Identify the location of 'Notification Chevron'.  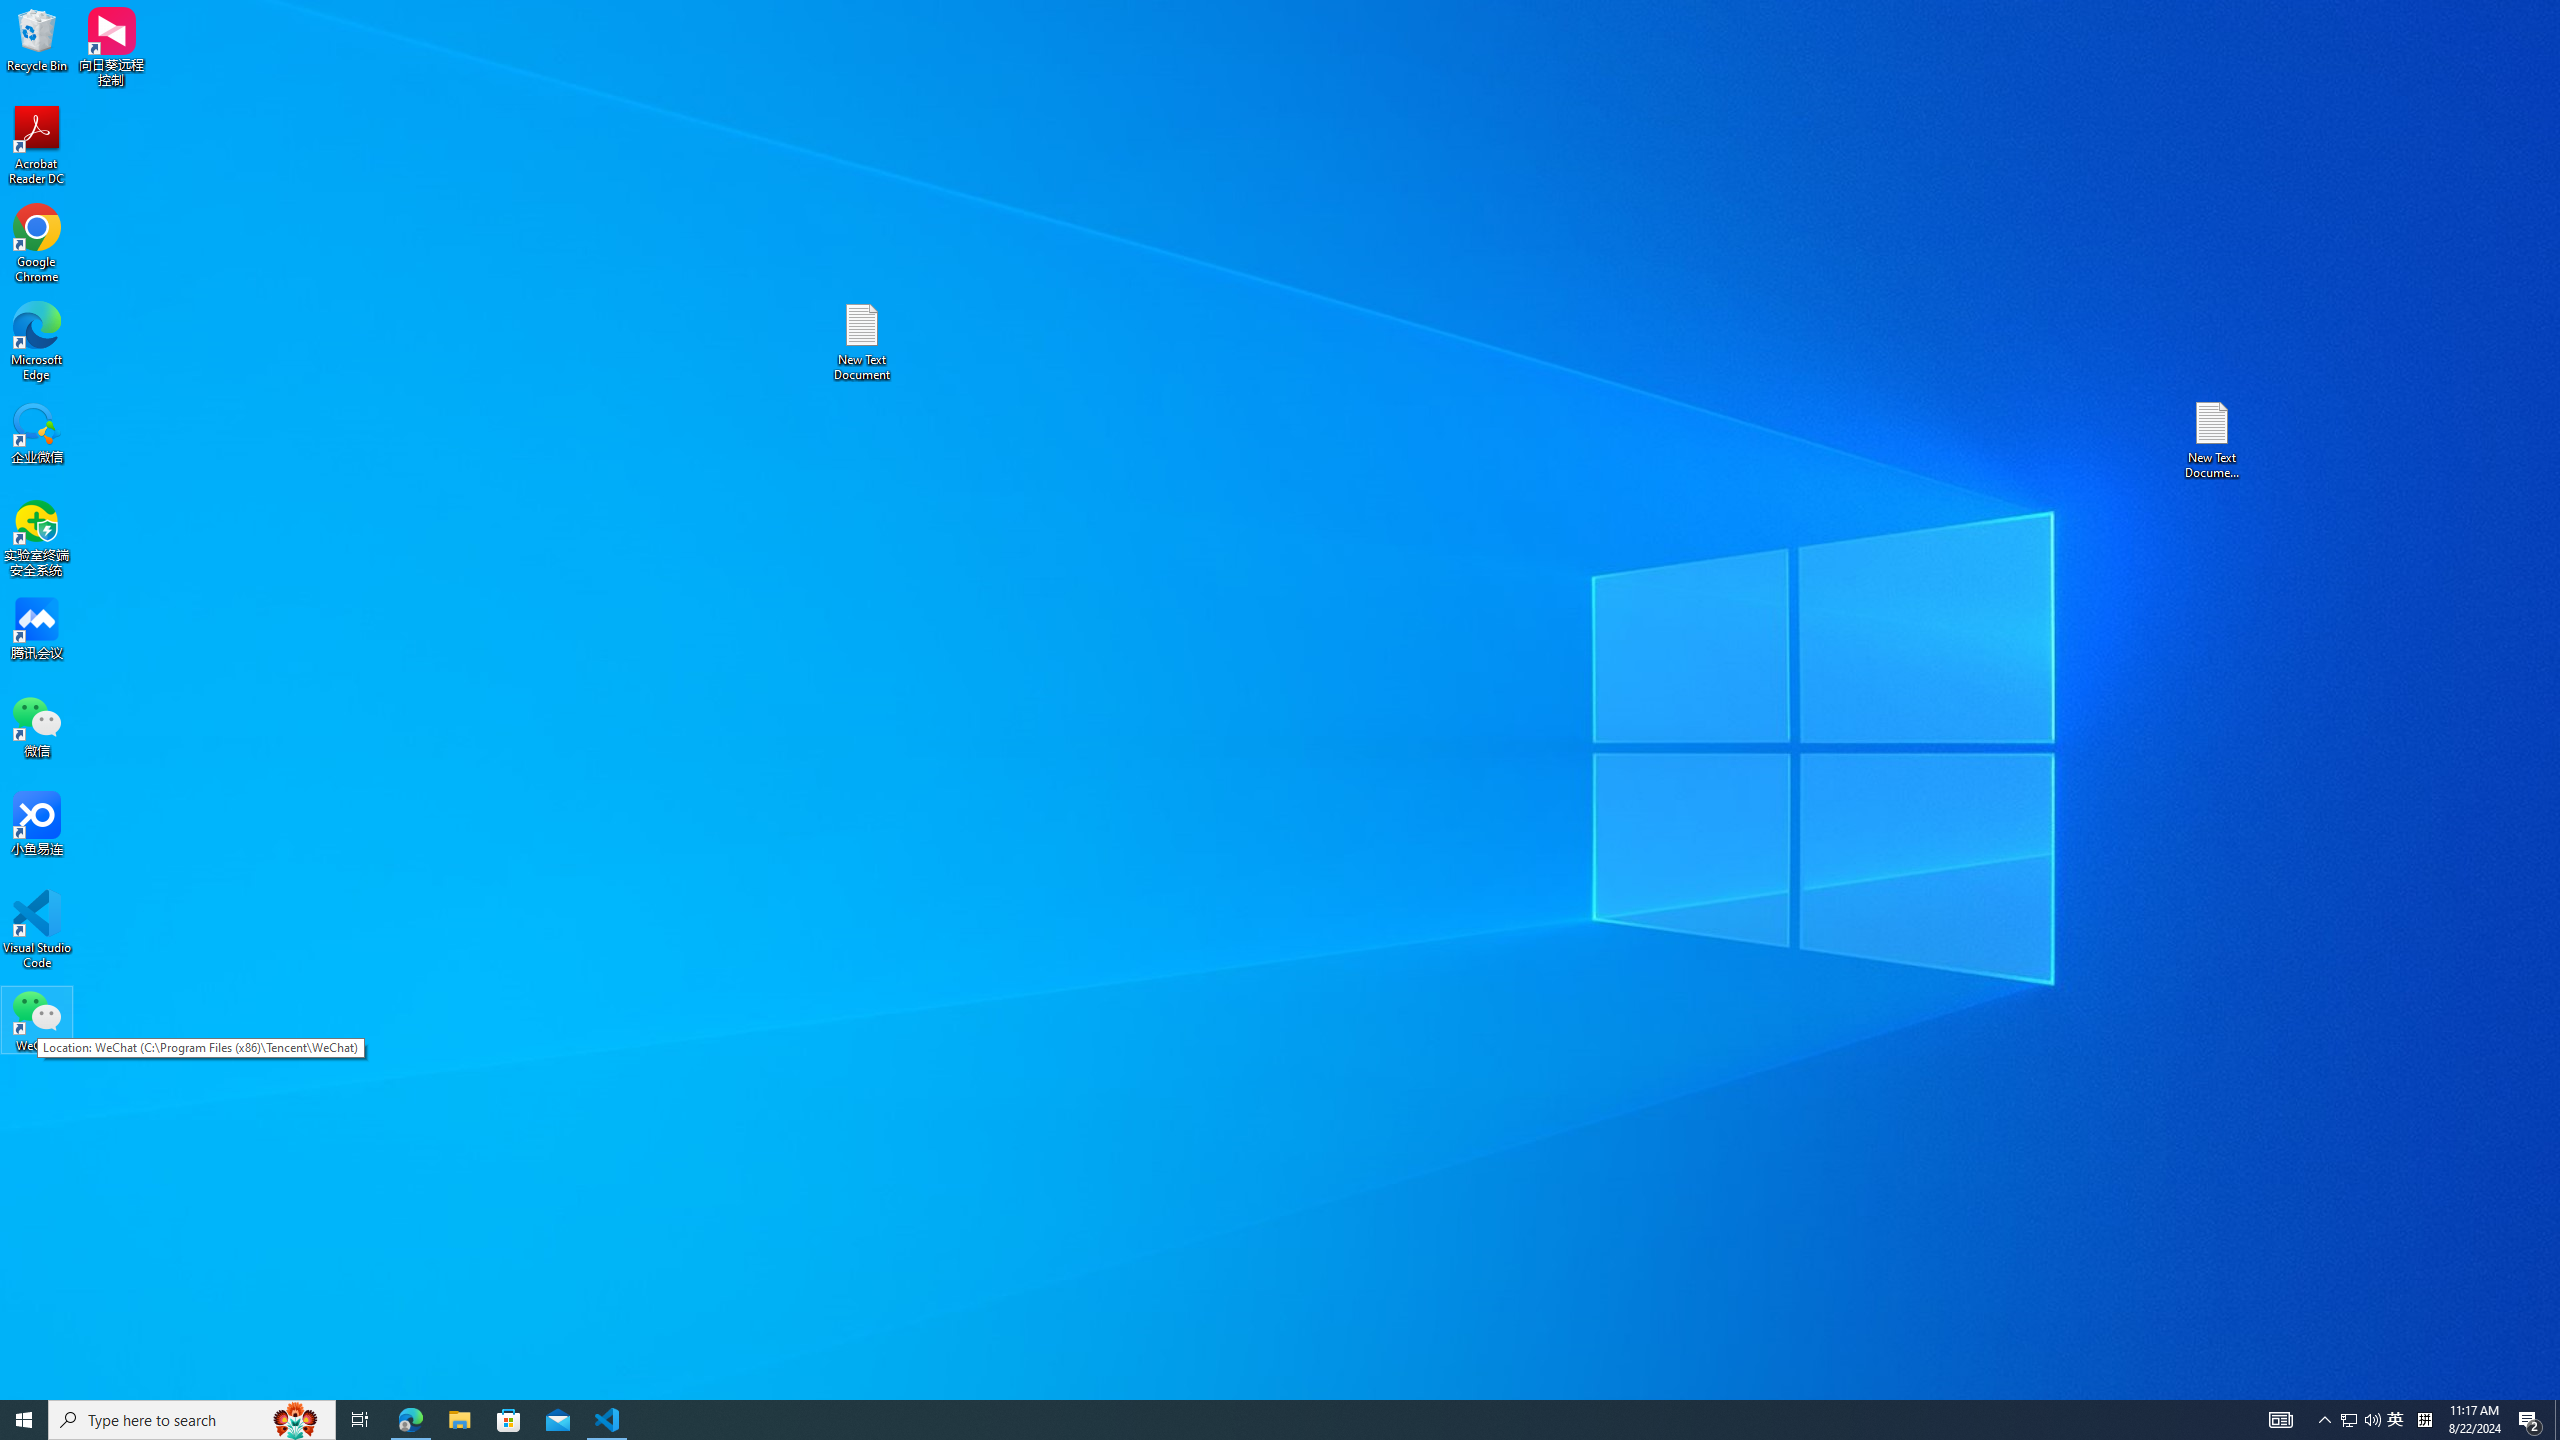
(2324, 1418).